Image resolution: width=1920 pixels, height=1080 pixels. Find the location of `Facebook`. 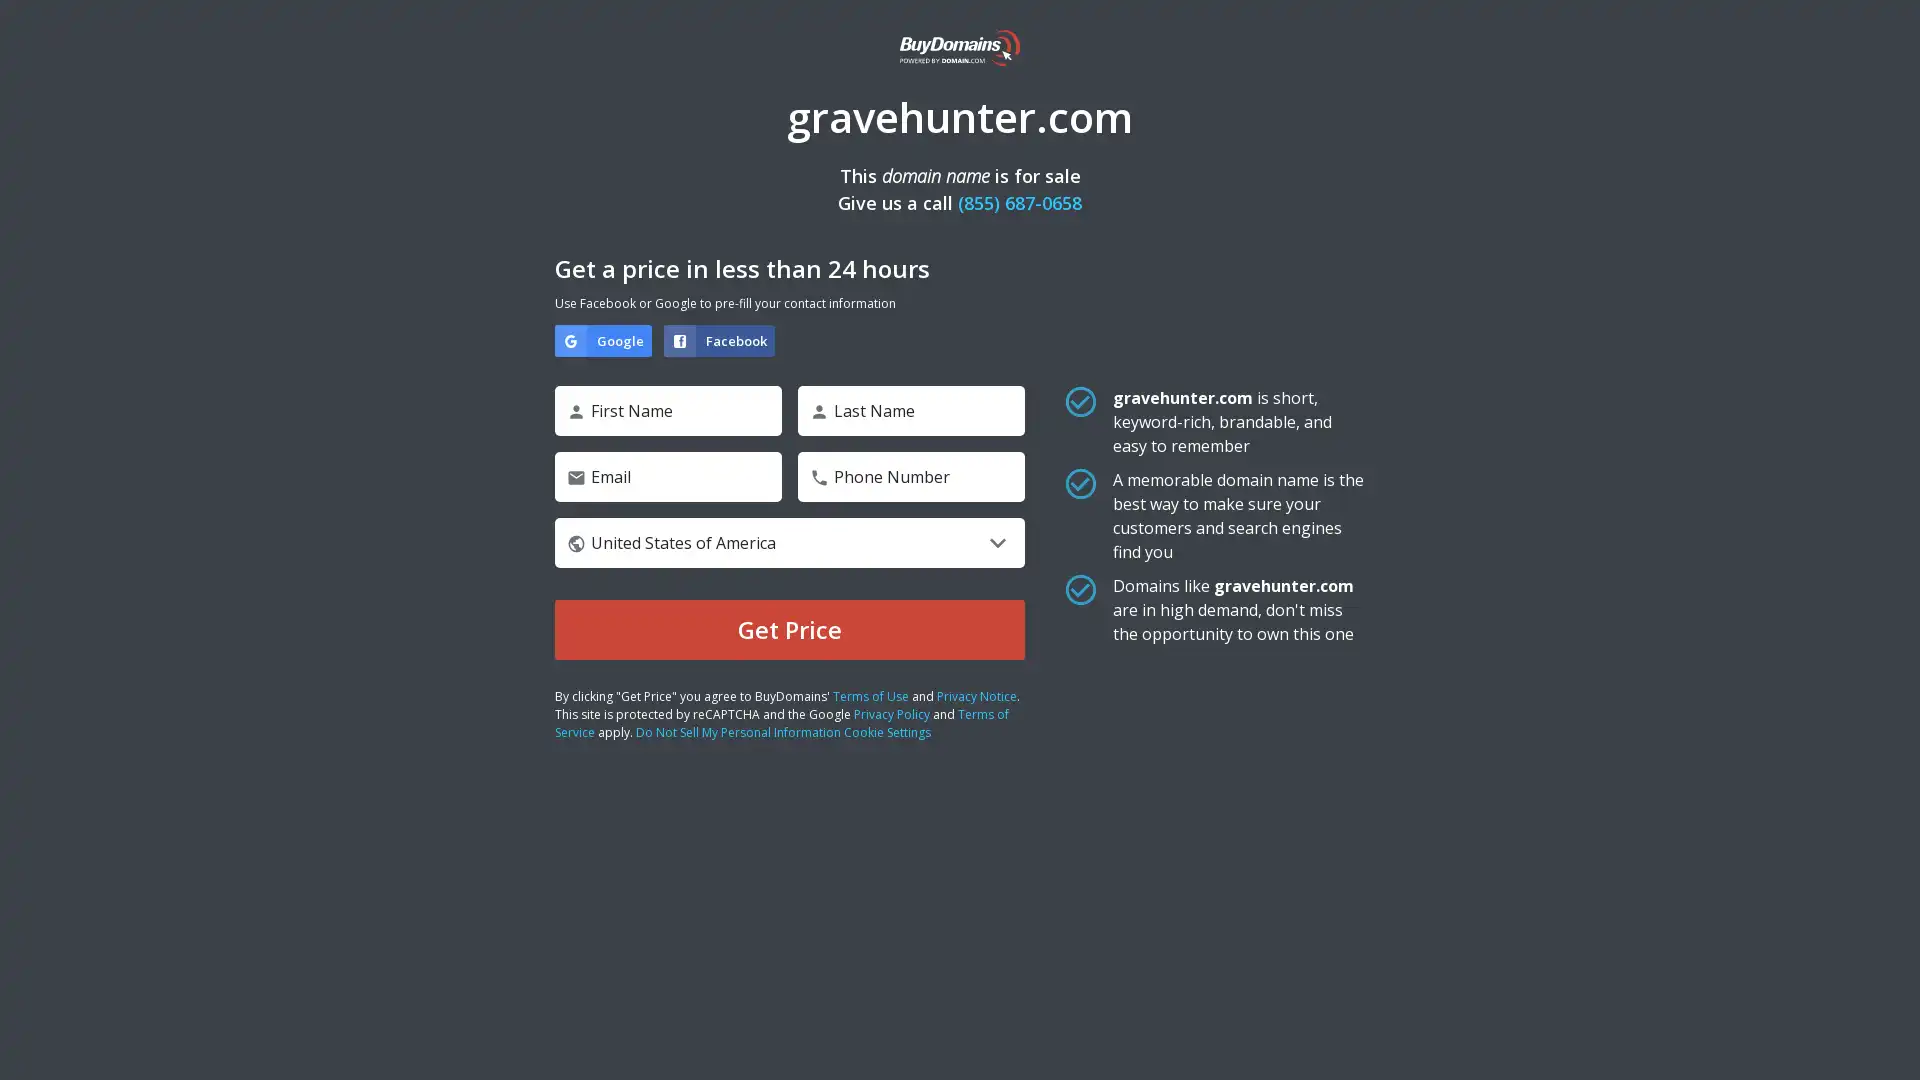

Facebook is located at coordinates (719, 339).